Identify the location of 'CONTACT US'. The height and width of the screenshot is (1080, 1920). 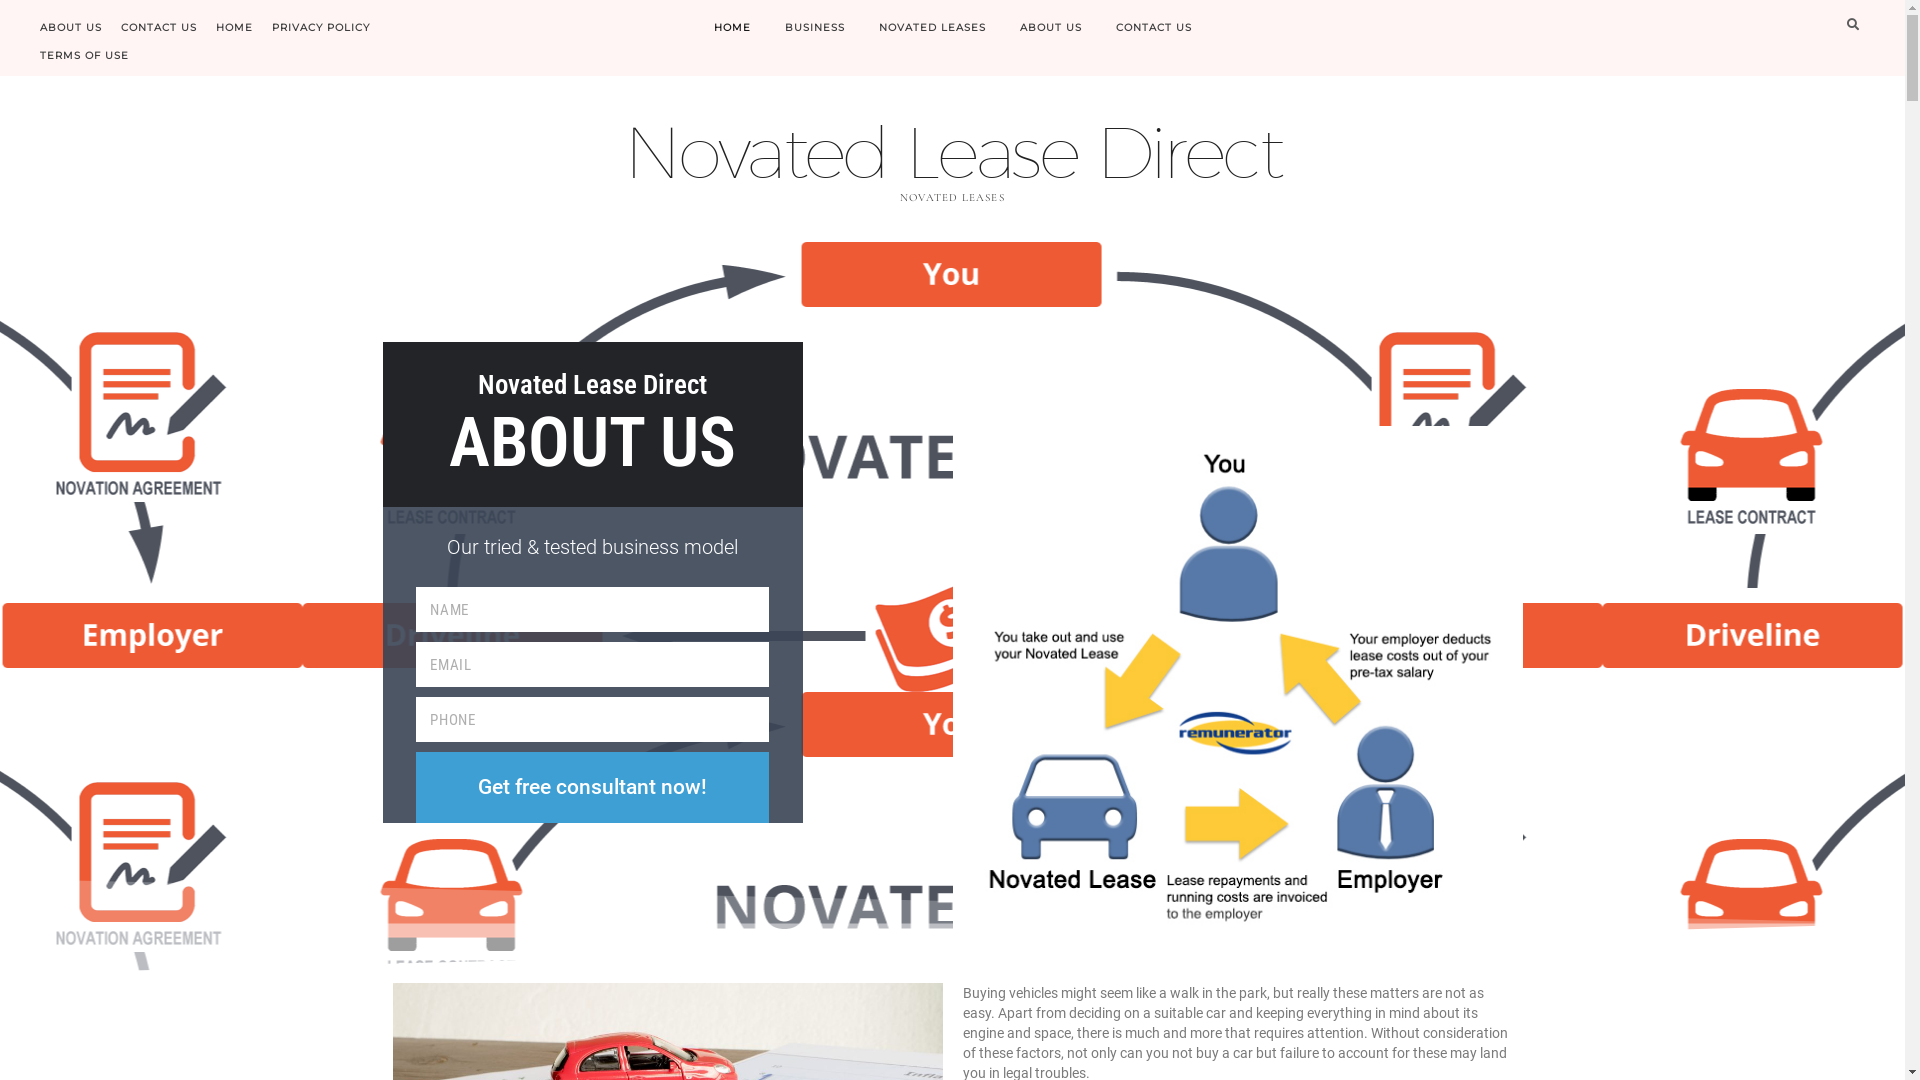
(1152, 27).